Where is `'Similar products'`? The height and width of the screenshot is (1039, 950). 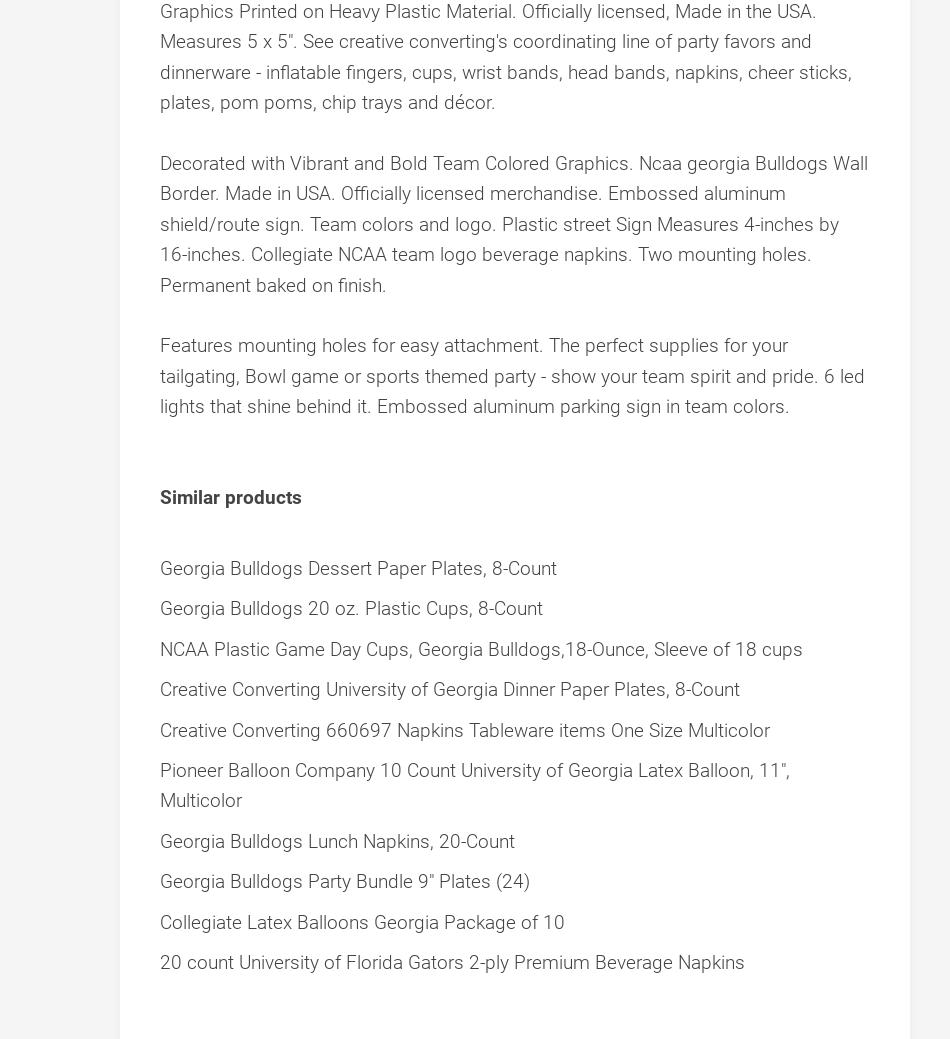
'Similar products' is located at coordinates (231, 496).